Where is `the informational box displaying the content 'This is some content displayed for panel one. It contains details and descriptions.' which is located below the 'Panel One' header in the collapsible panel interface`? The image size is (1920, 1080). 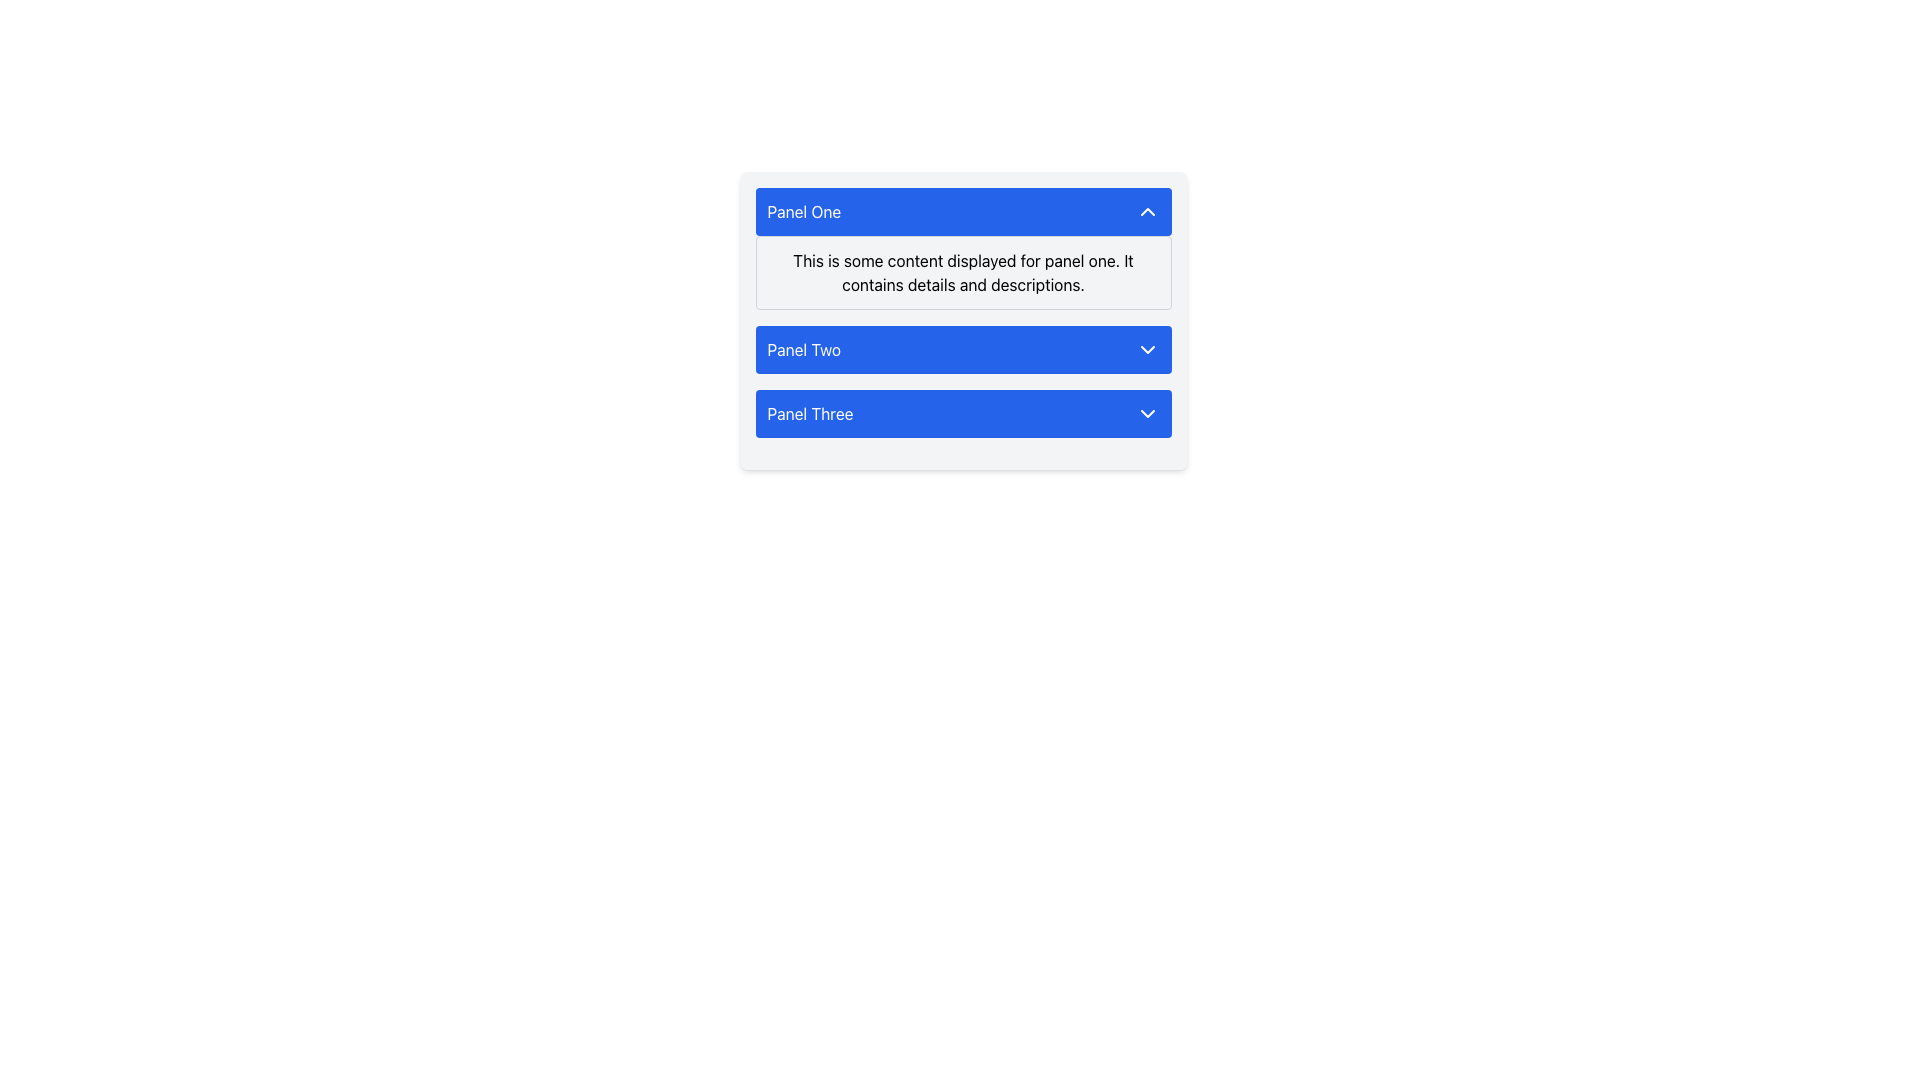
the informational box displaying the content 'This is some content displayed for panel one. It contains details and descriptions.' which is located below the 'Panel One' header in the collapsible panel interface is located at coordinates (963, 273).